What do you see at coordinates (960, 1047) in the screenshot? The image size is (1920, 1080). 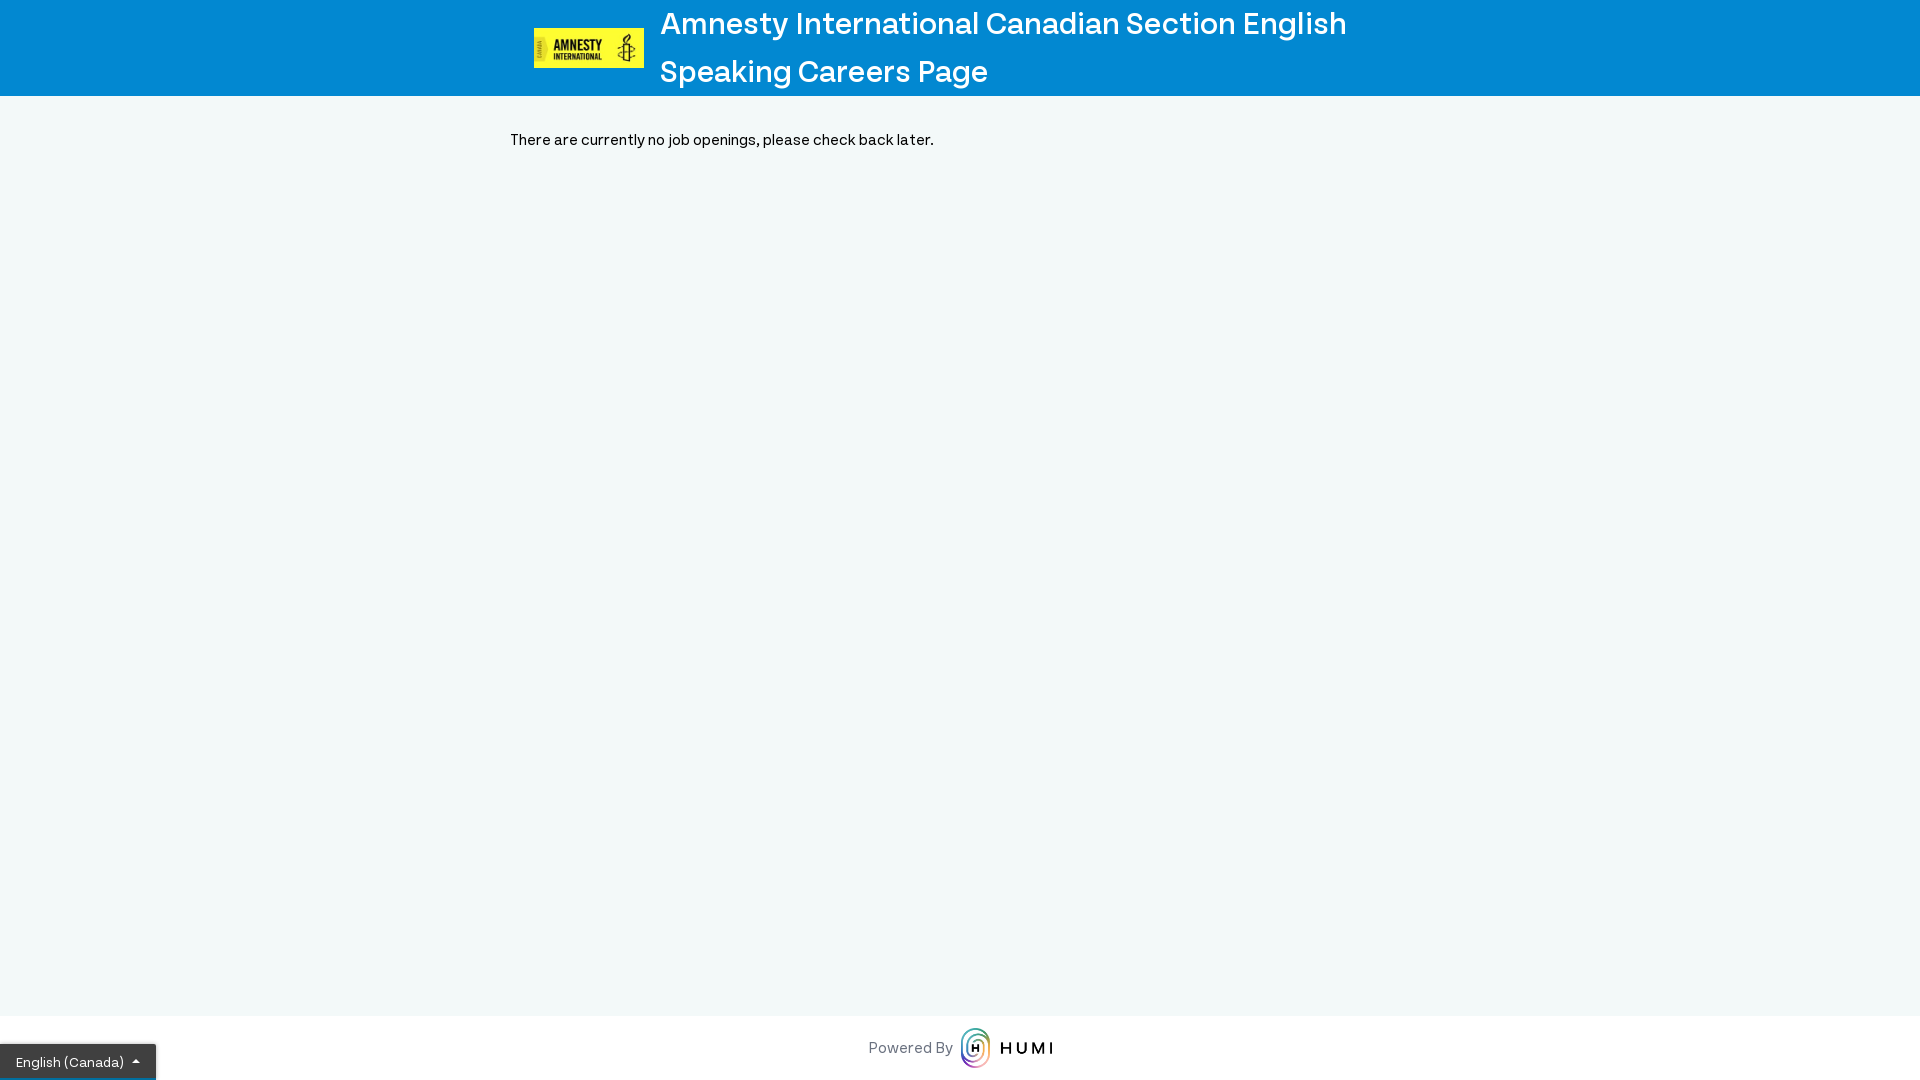 I see `'Powered By'` at bounding box center [960, 1047].